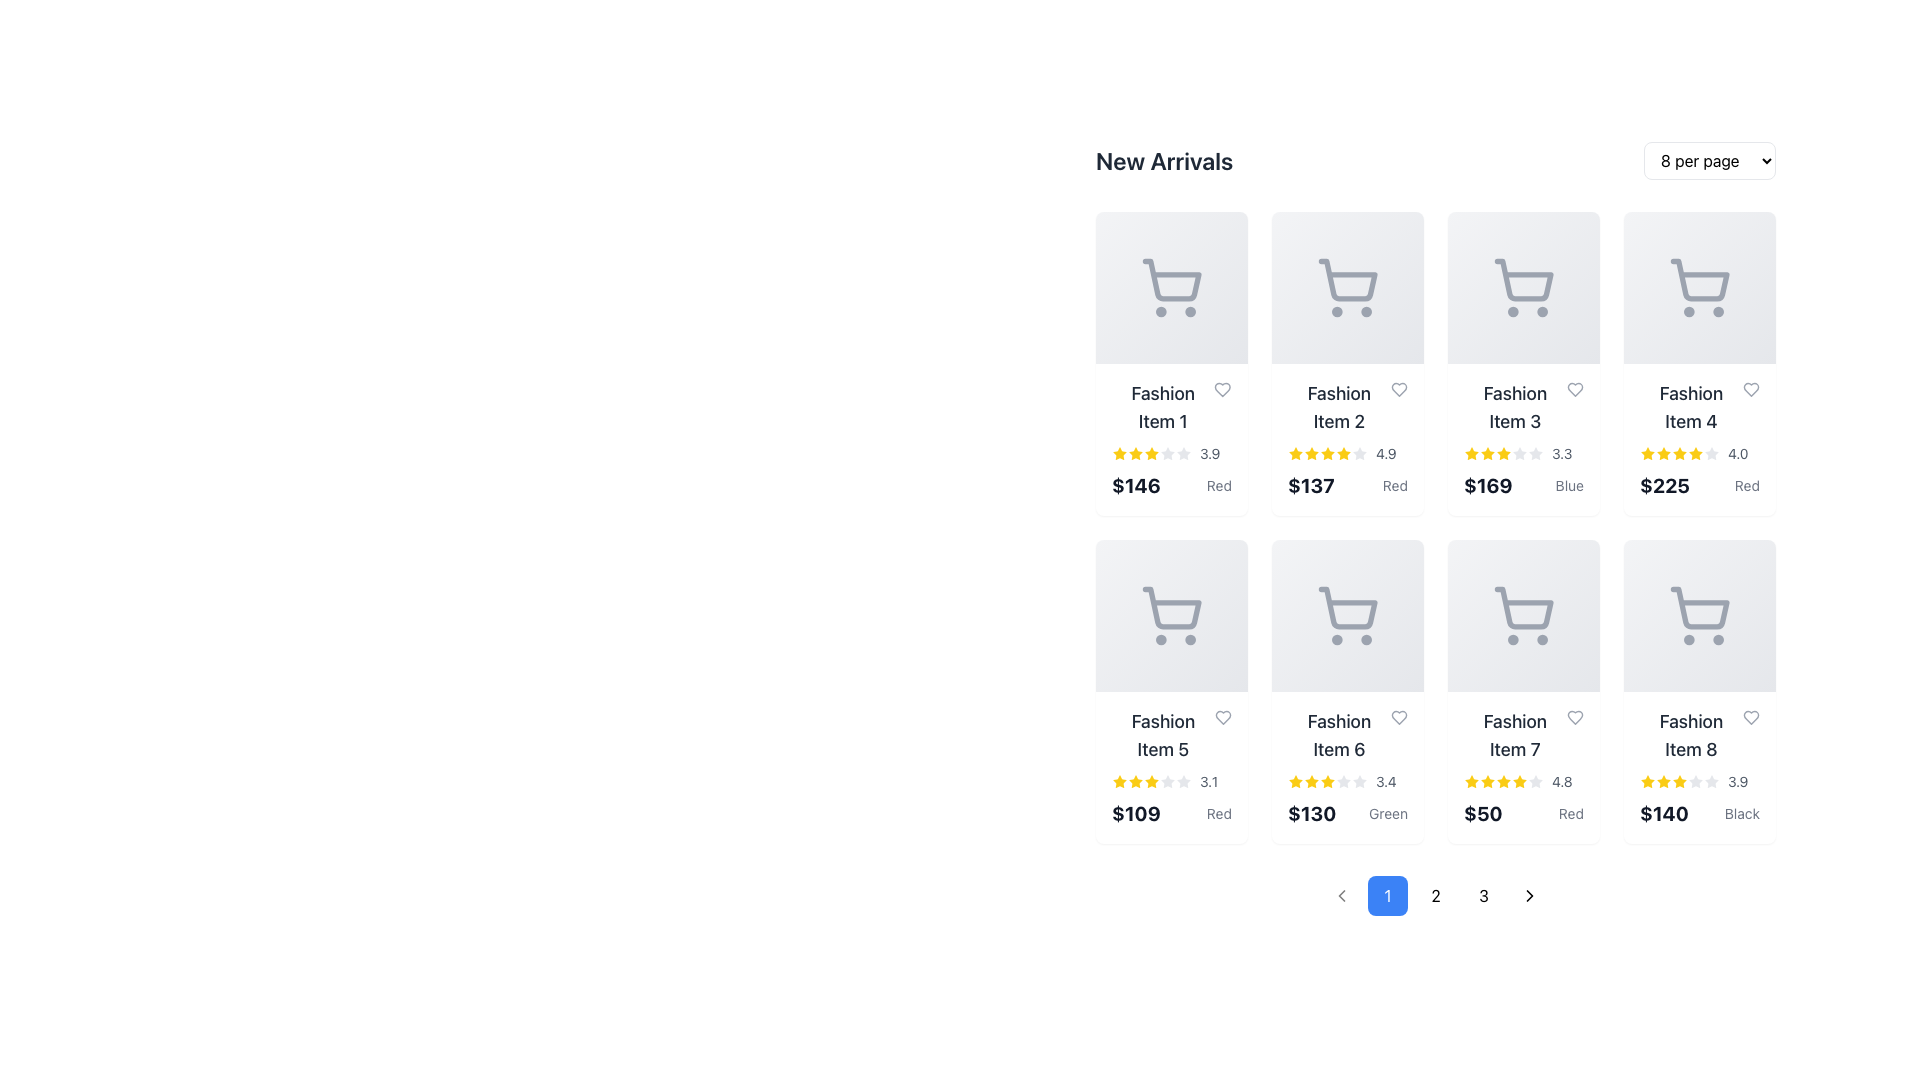 The image size is (1920, 1080). Describe the element at coordinates (1750, 716) in the screenshot. I see `the heart-shaped favorite icon located in the top-right corner of the 'Fashion Item 8' product card` at that location.